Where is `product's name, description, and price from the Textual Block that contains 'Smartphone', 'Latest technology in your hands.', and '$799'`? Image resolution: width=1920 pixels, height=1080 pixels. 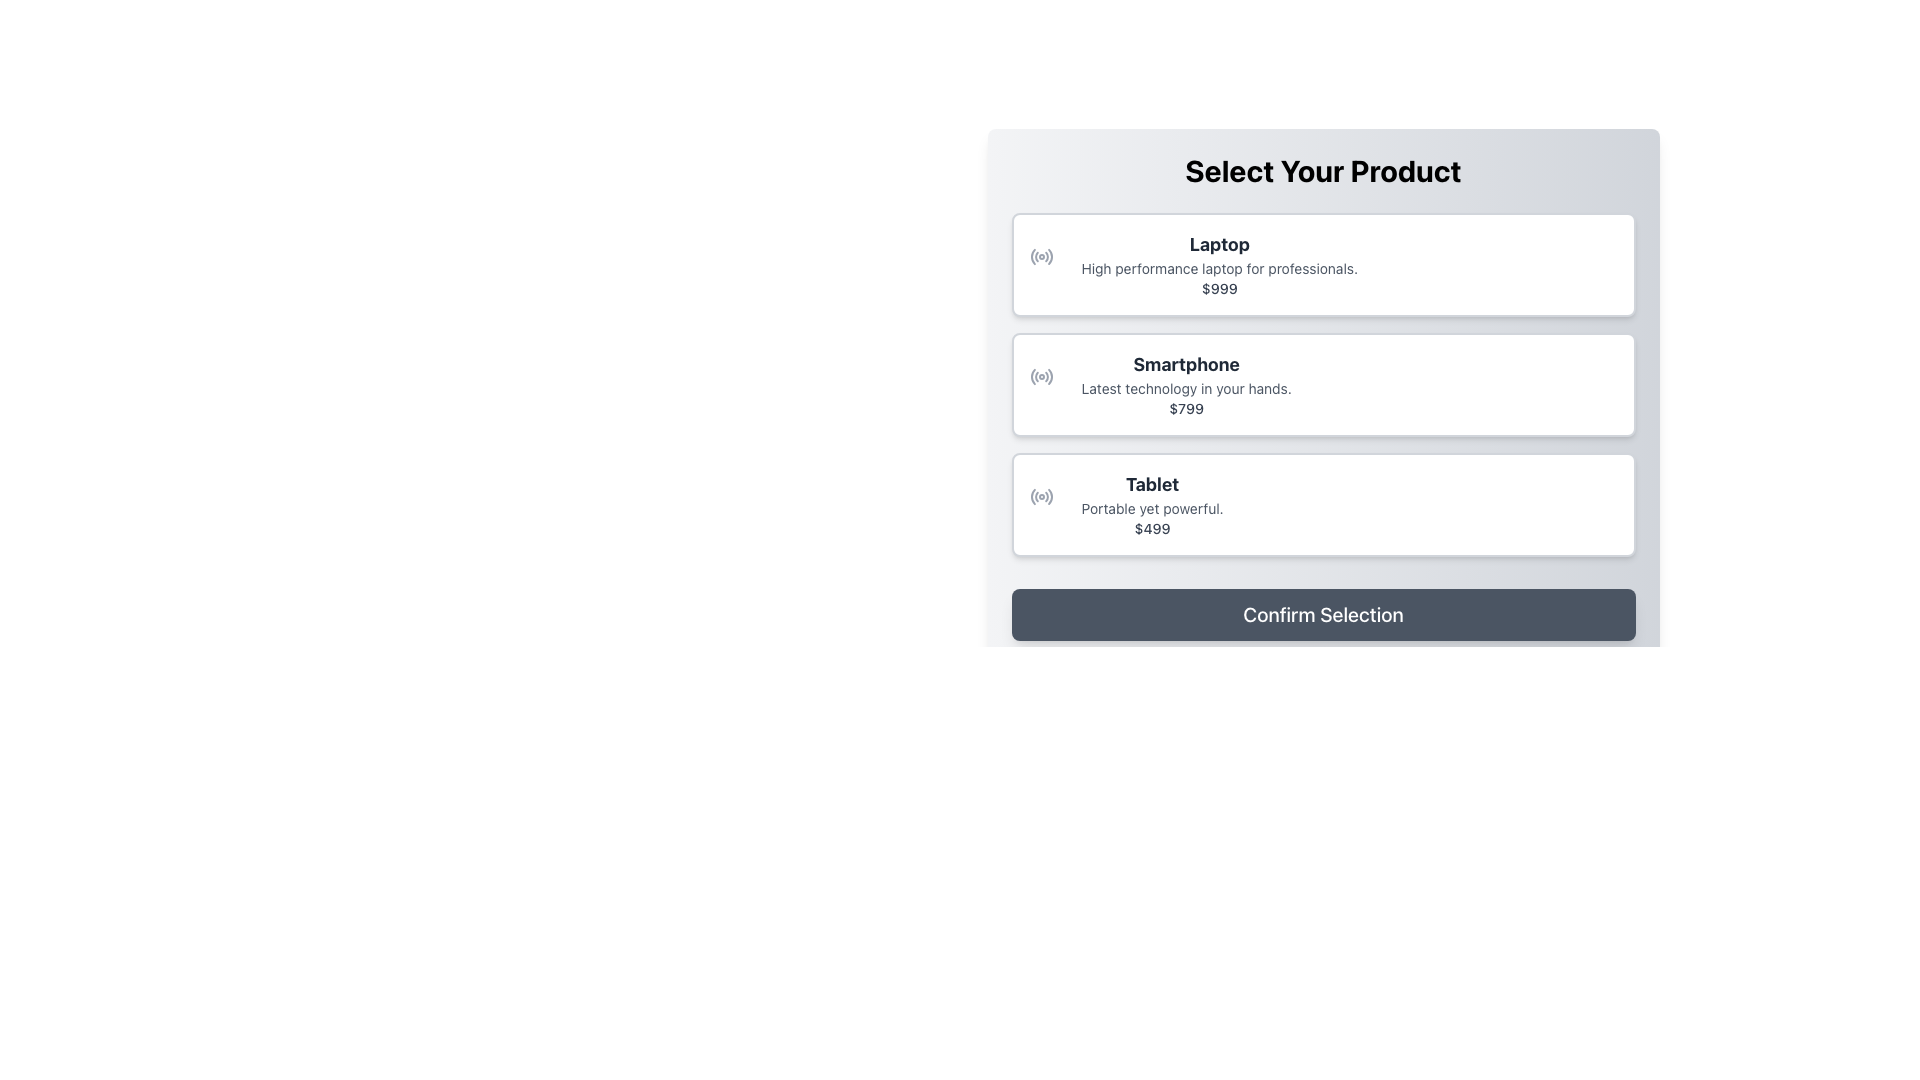
product's name, description, and price from the Textual Block that contains 'Smartphone', 'Latest technology in your hands.', and '$799' is located at coordinates (1186, 385).